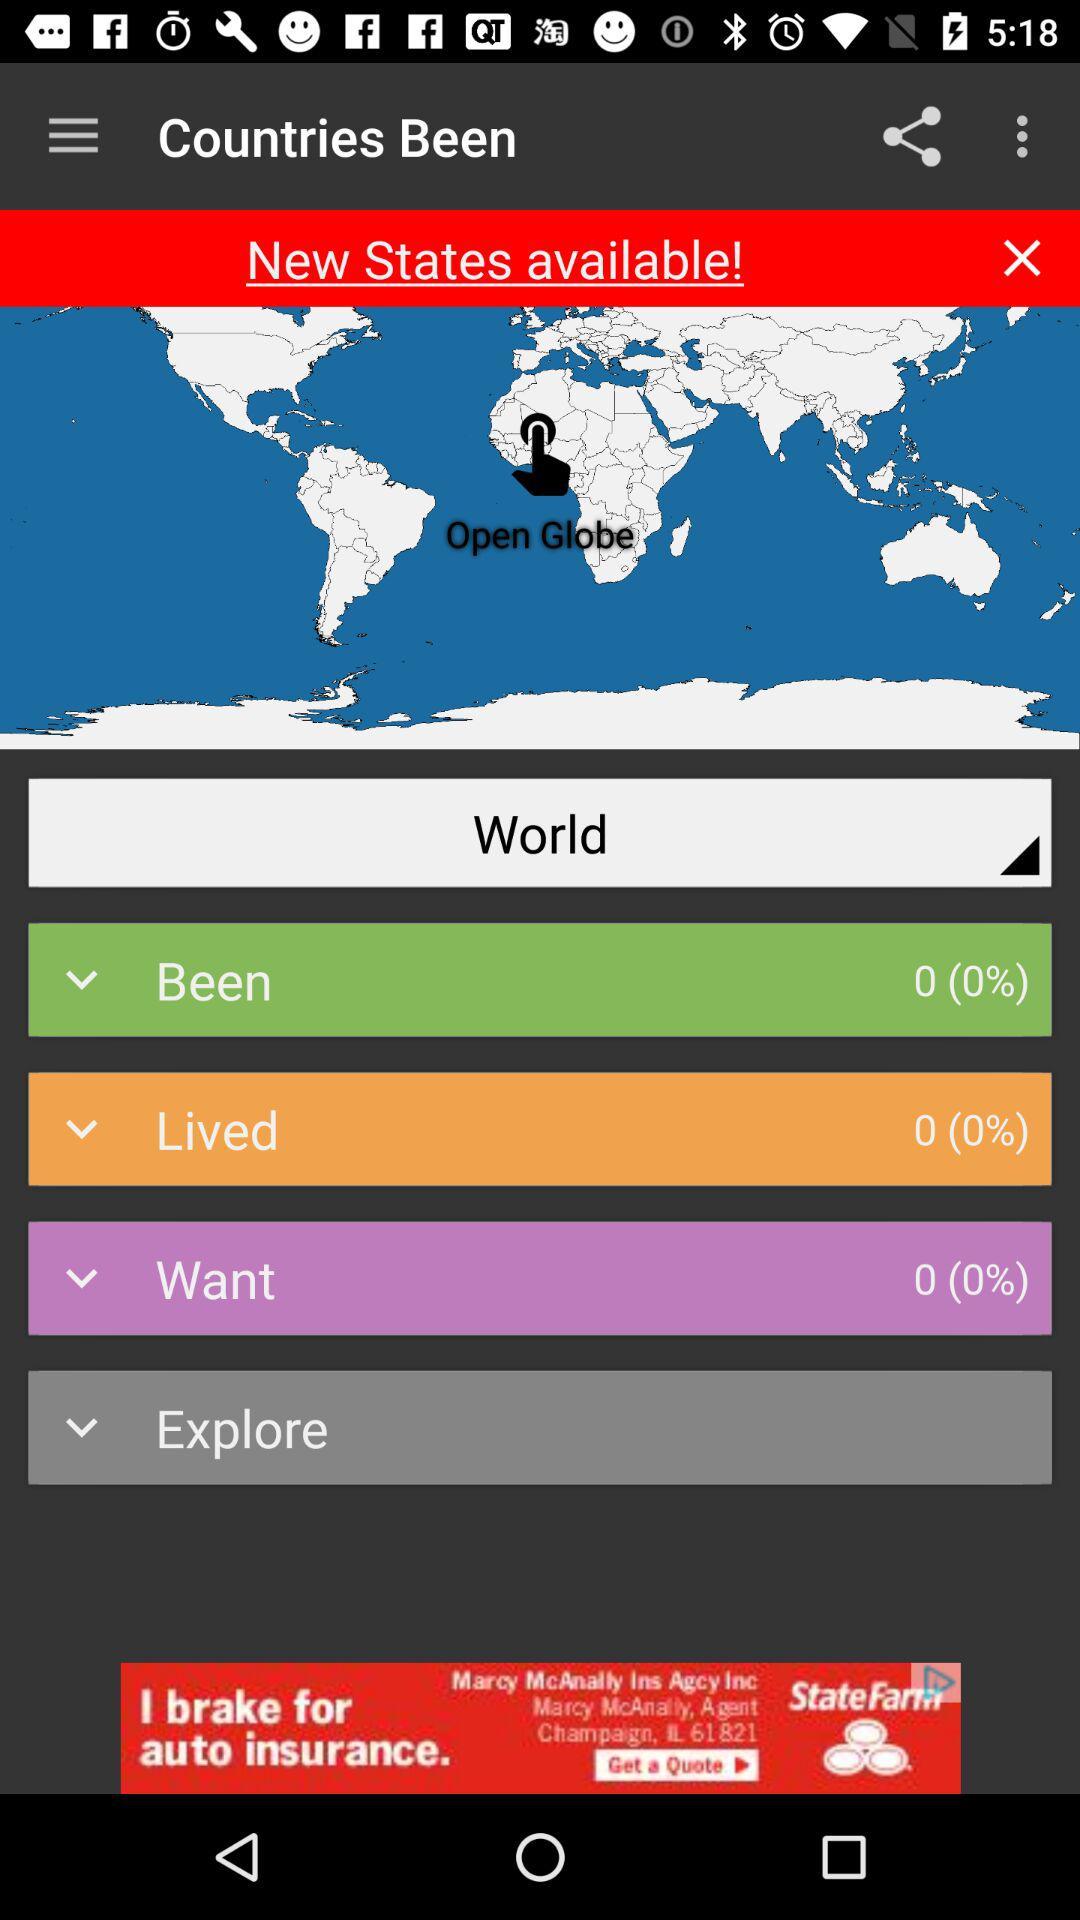  What do you see at coordinates (72, 135) in the screenshot?
I see `open menu` at bounding box center [72, 135].